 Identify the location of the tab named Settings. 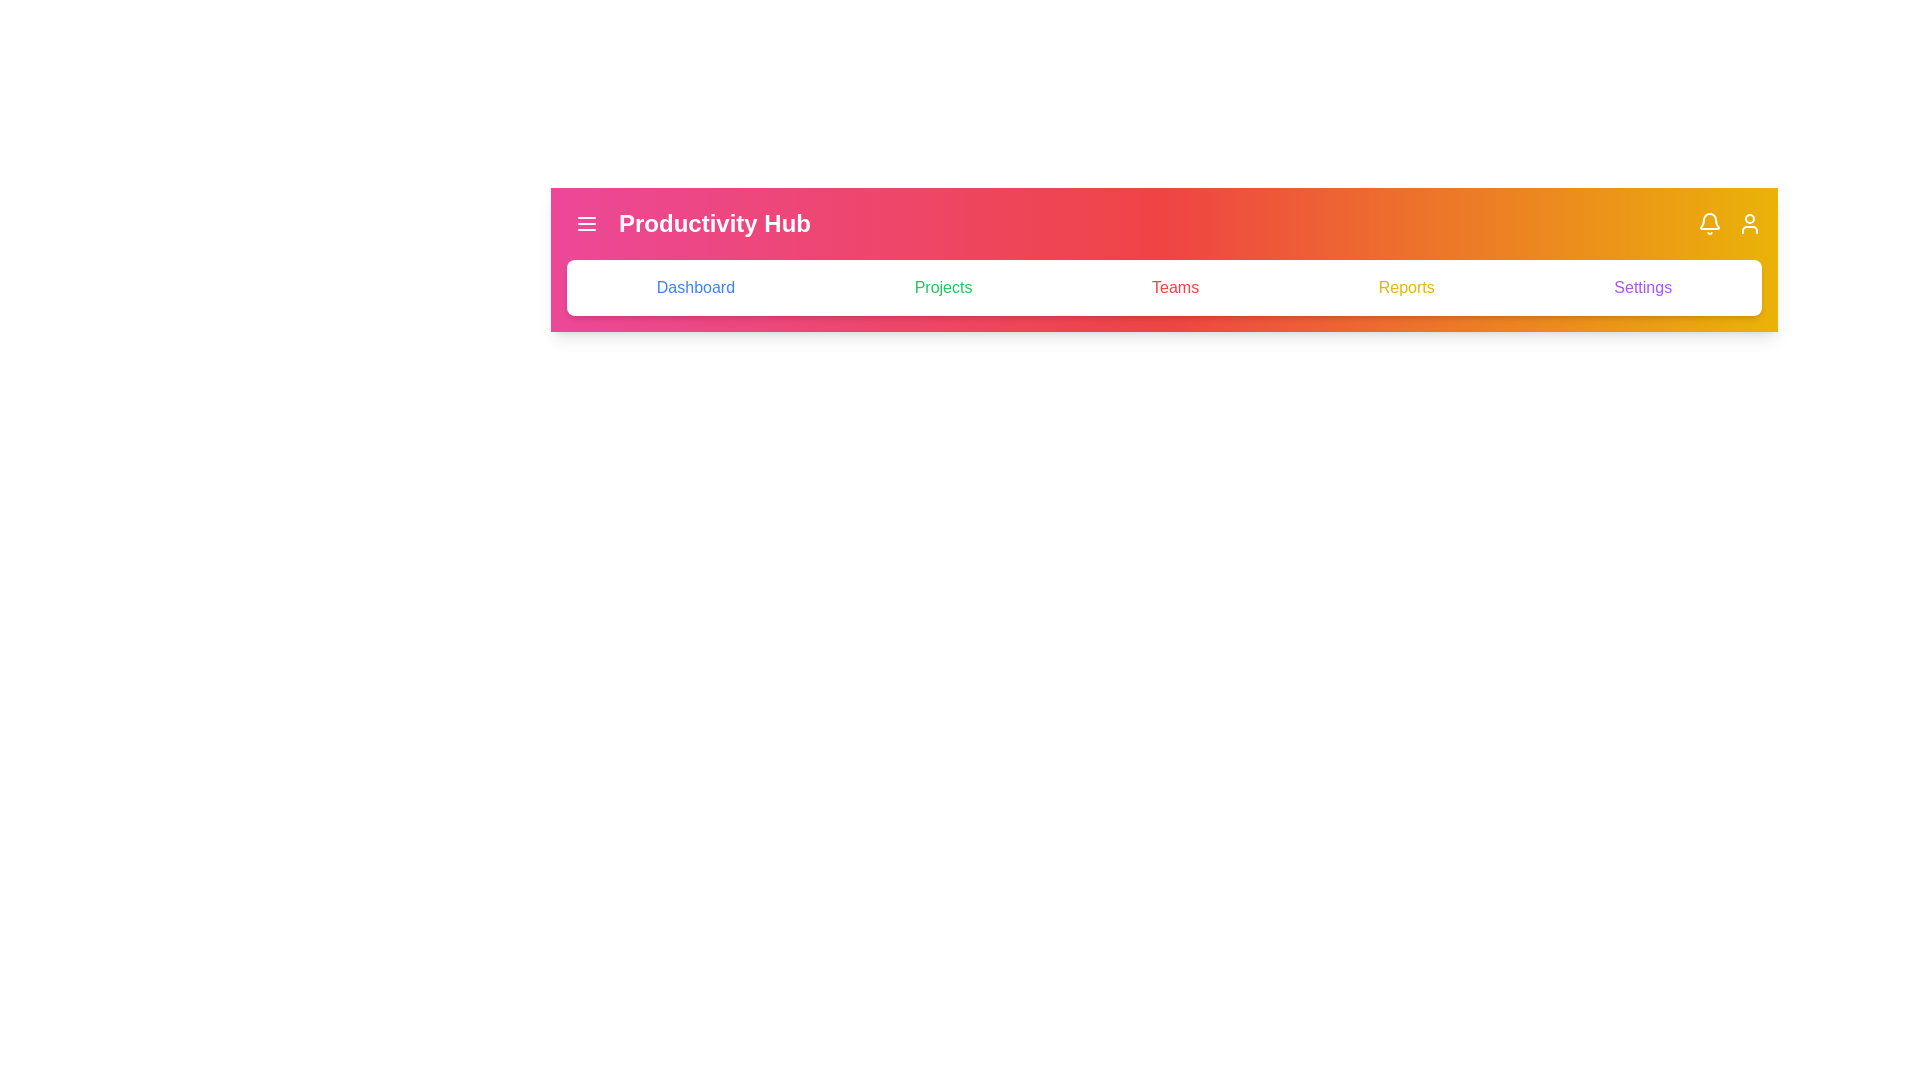
(1643, 288).